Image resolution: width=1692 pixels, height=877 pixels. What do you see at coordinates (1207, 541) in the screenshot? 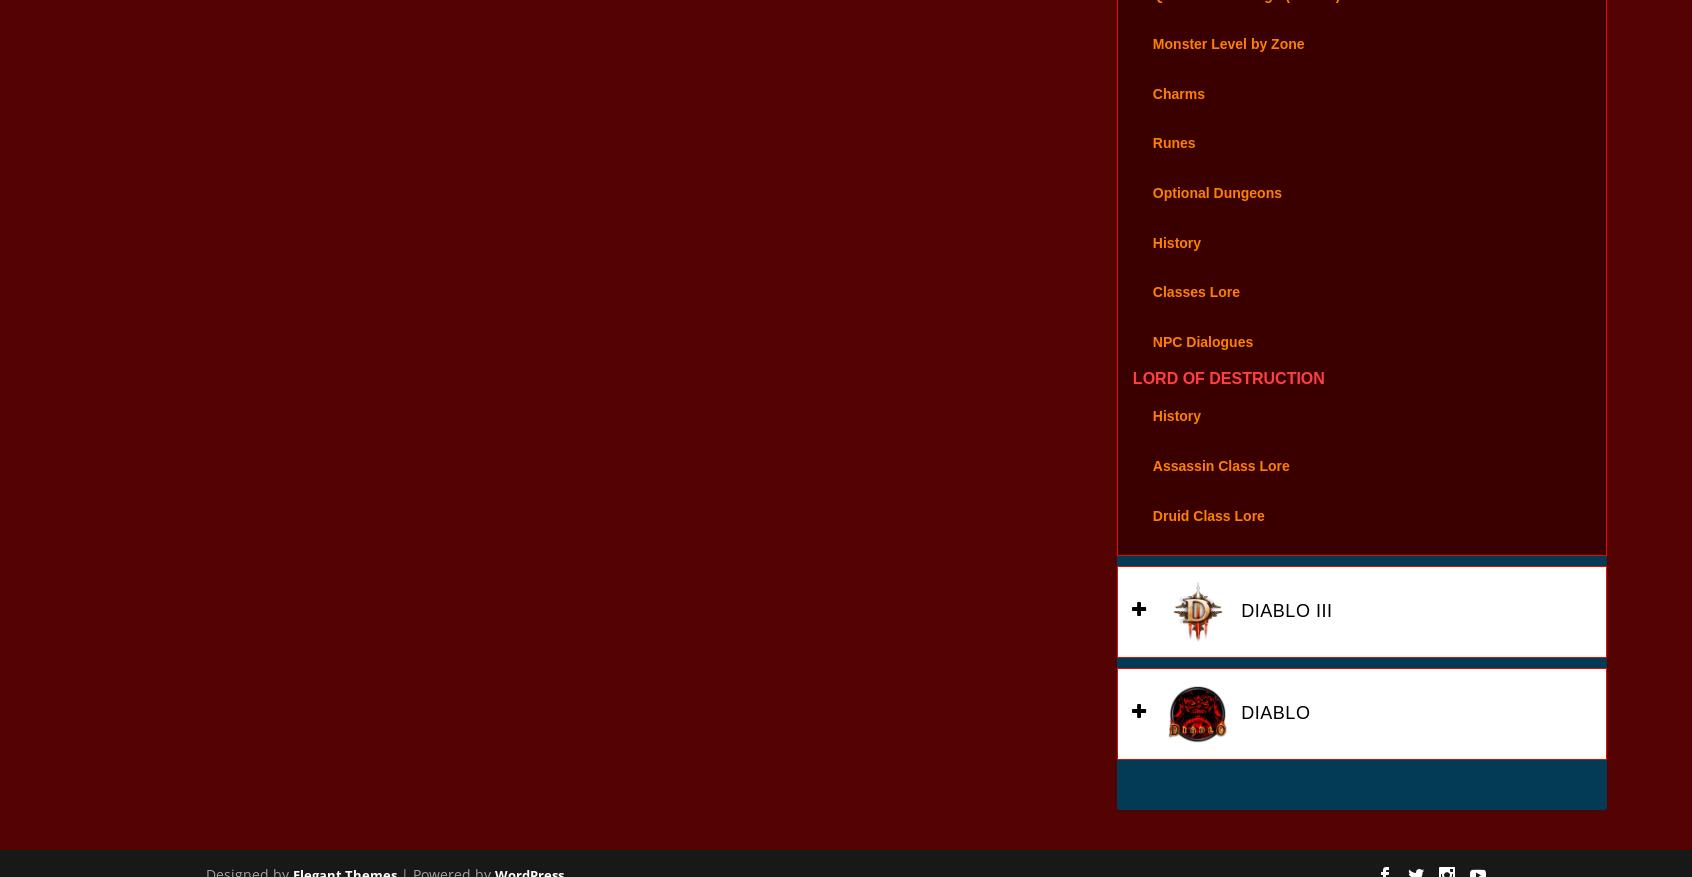
I see `'Druid Class Lore'` at bounding box center [1207, 541].